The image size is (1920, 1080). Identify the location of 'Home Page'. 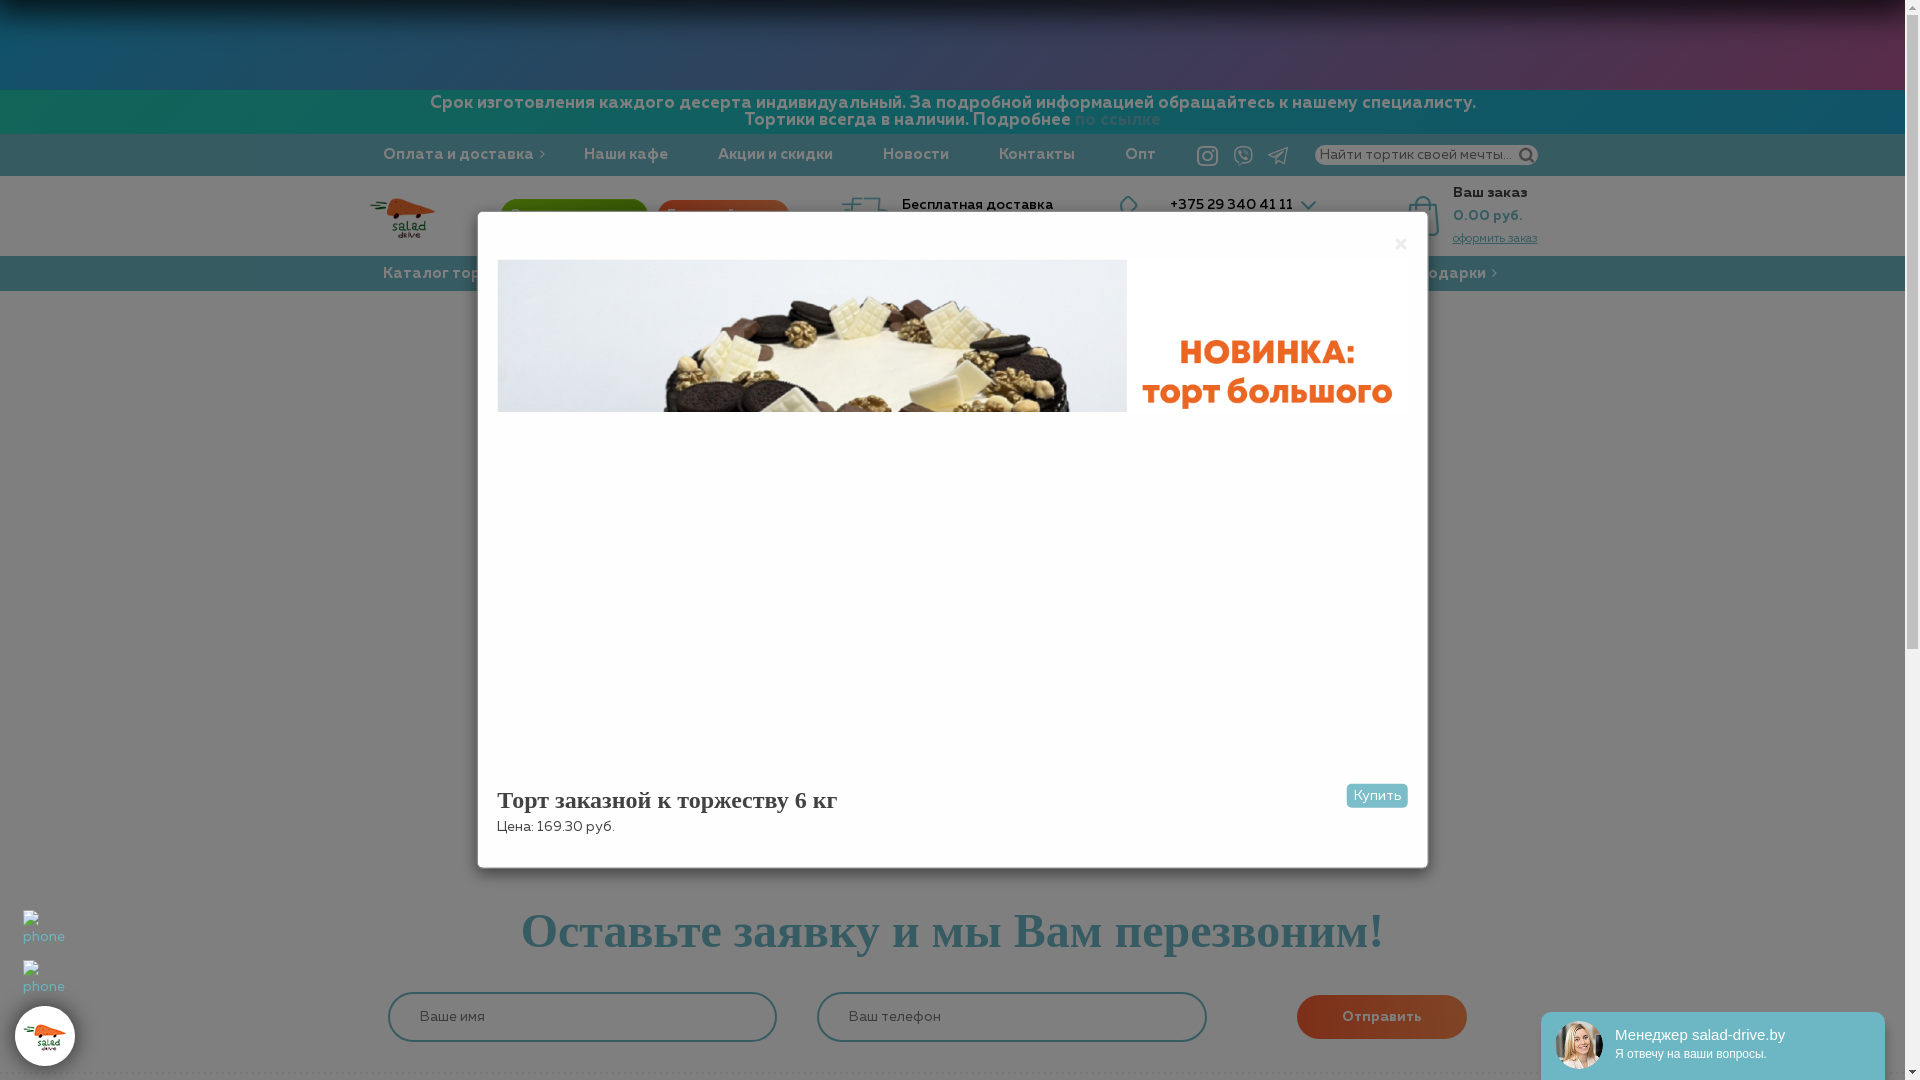
(950, 794).